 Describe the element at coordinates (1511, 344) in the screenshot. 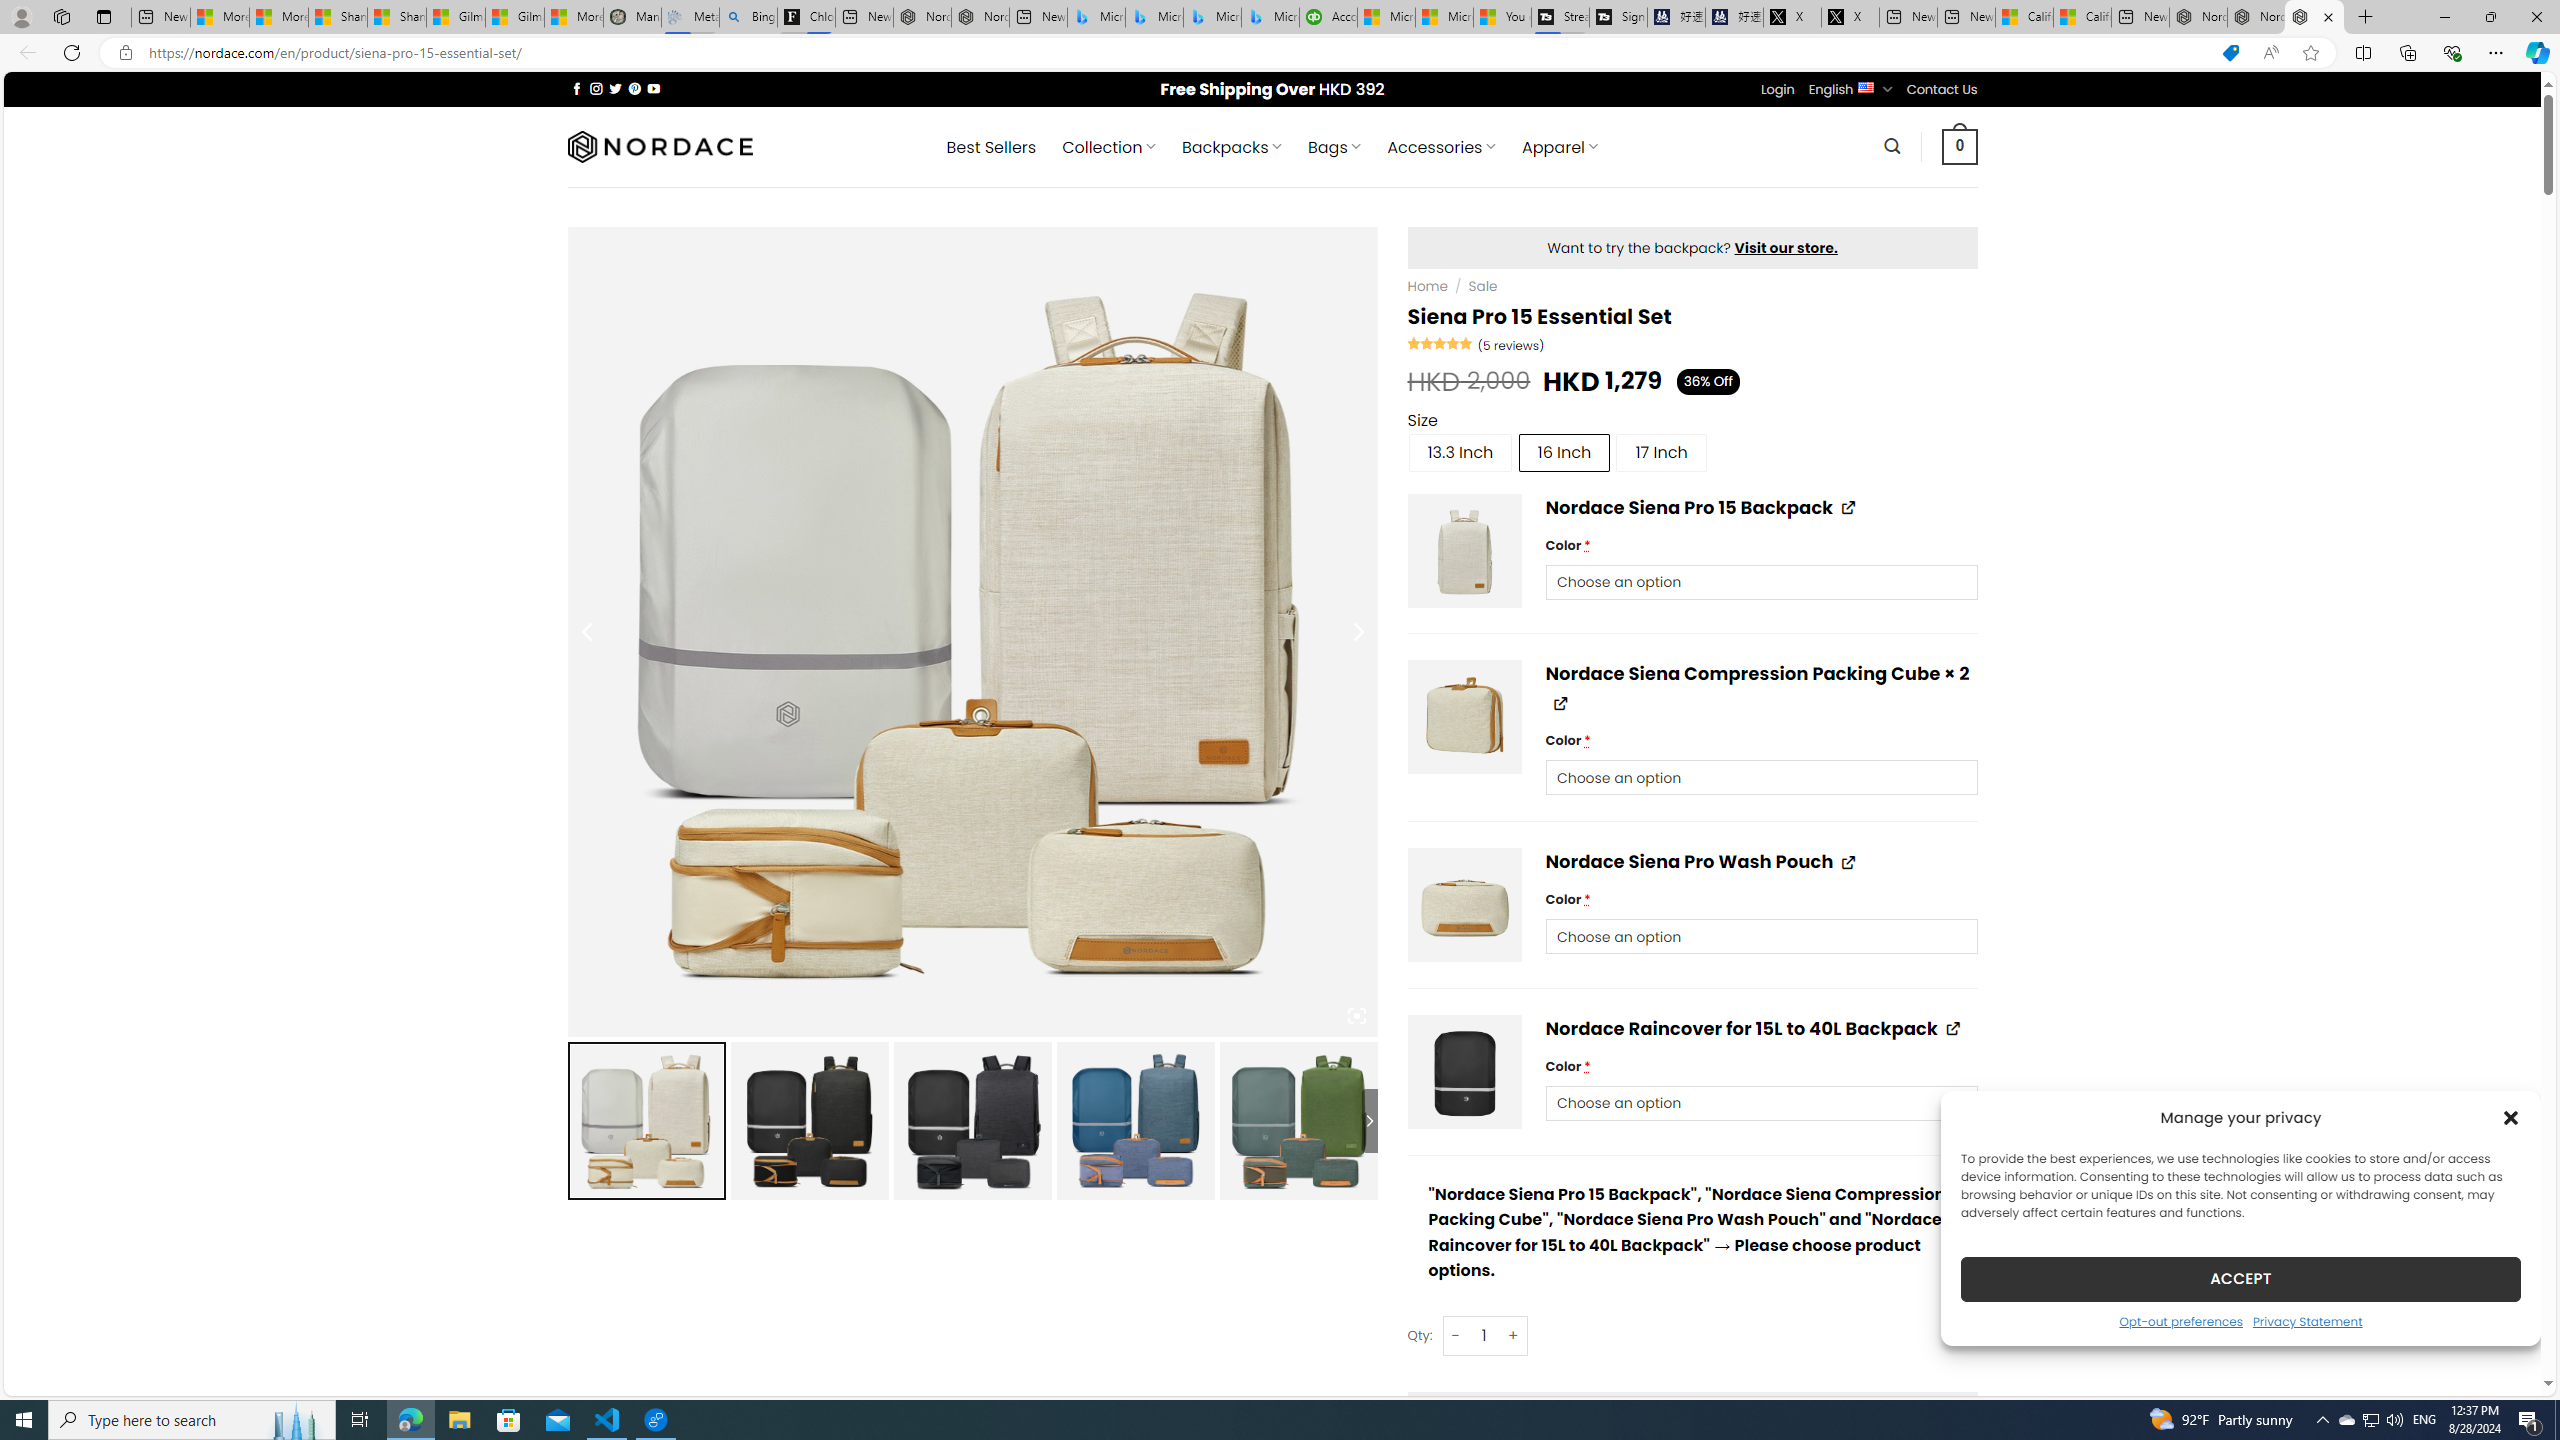

I see `'(5 reviews)'` at that location.